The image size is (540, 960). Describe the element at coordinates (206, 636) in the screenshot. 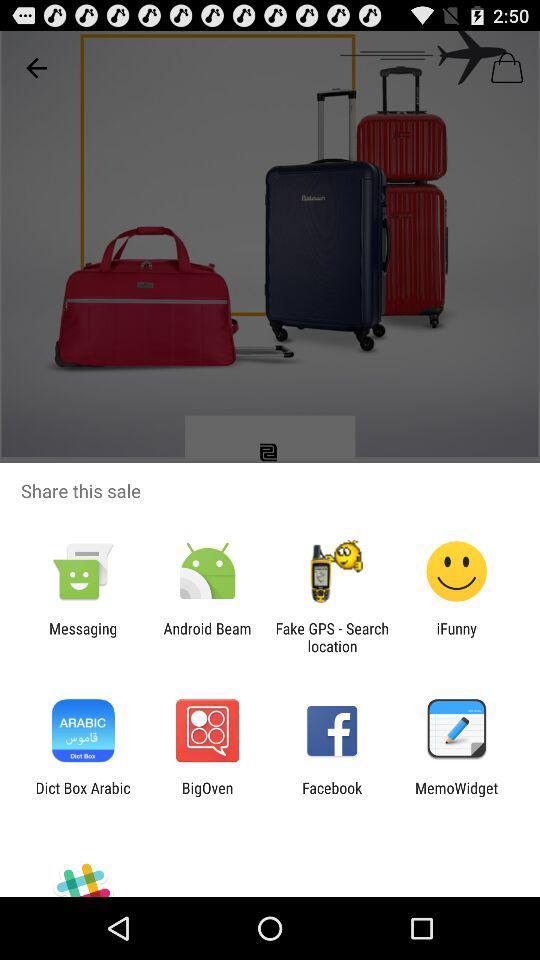

I see `the item to the left of fake gps search icon` at that location.